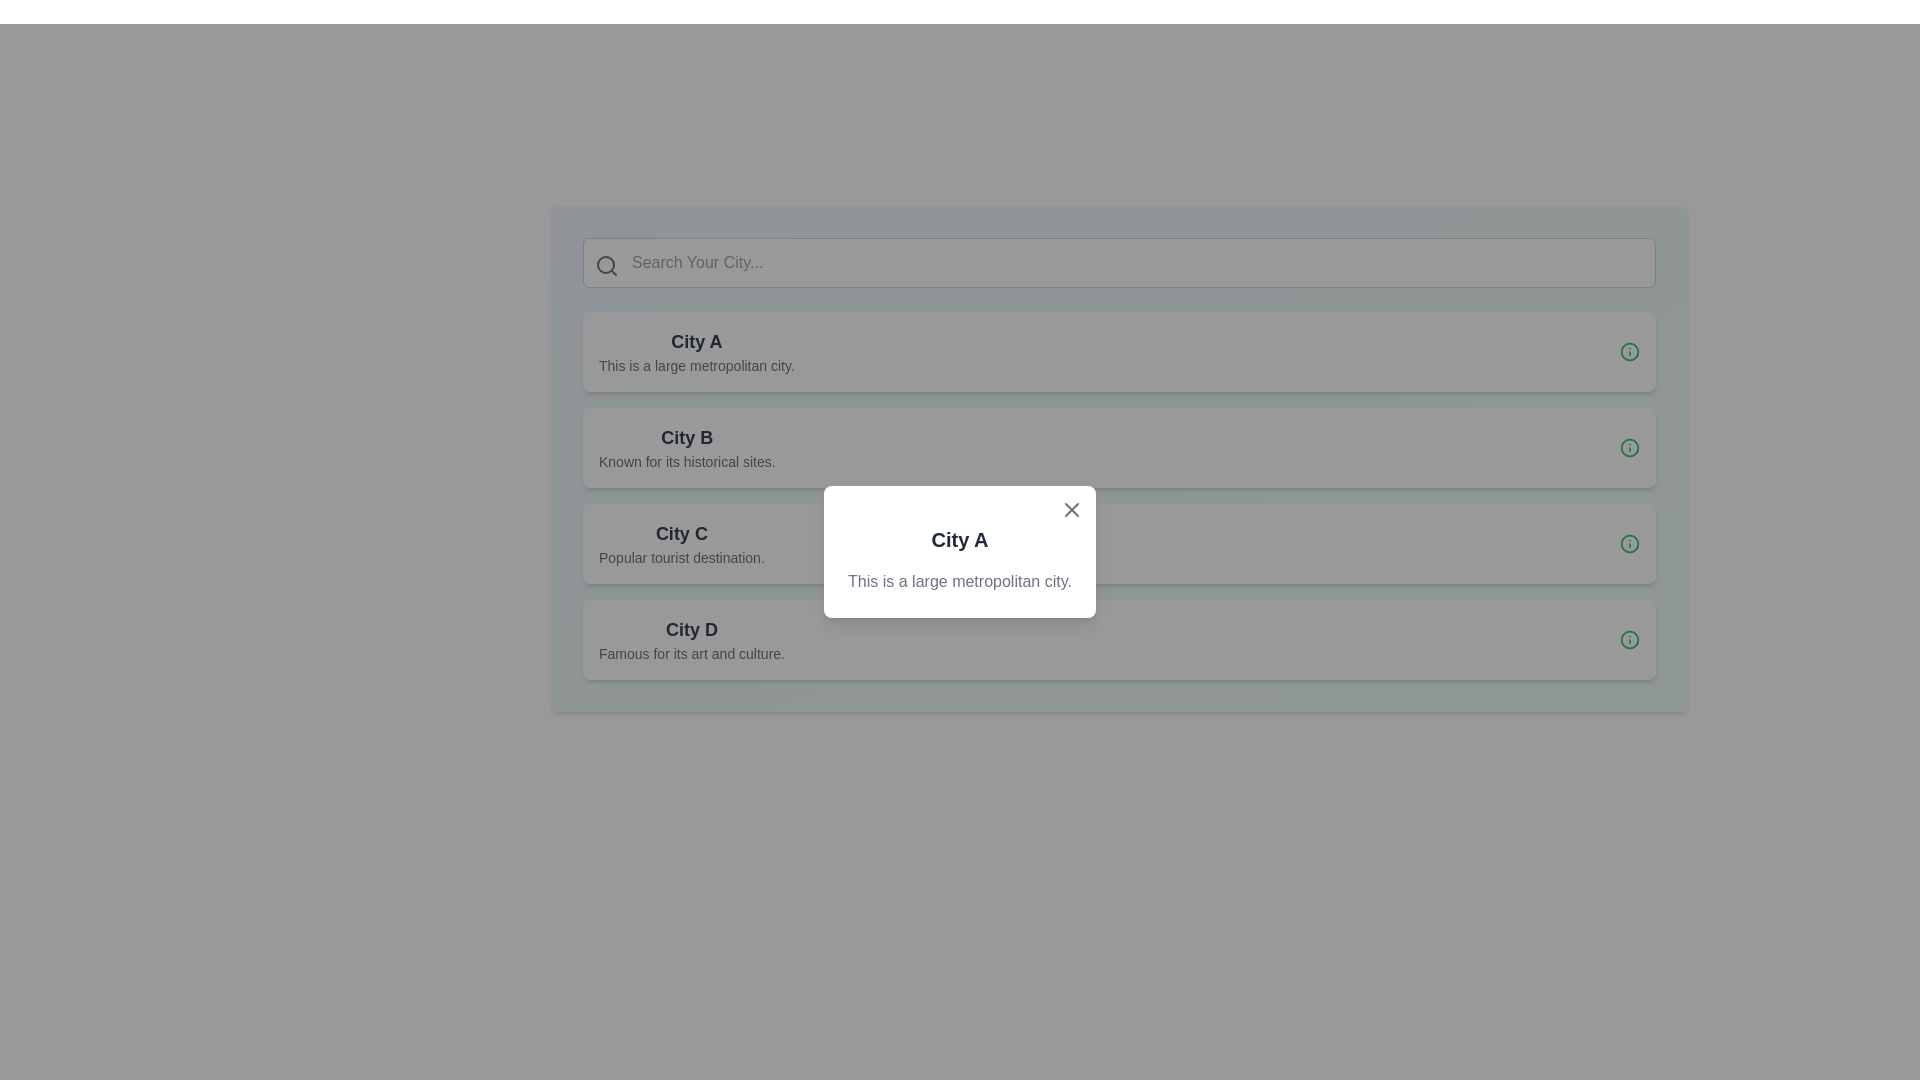 The width and height of the screenshot is (1920, 1080). What do you see at coordinates (1070, 508) in the screenshot?
I see `the close button located at the top-right corner of the white card panel titled 'City A'` at bounding box center [1070, 508].